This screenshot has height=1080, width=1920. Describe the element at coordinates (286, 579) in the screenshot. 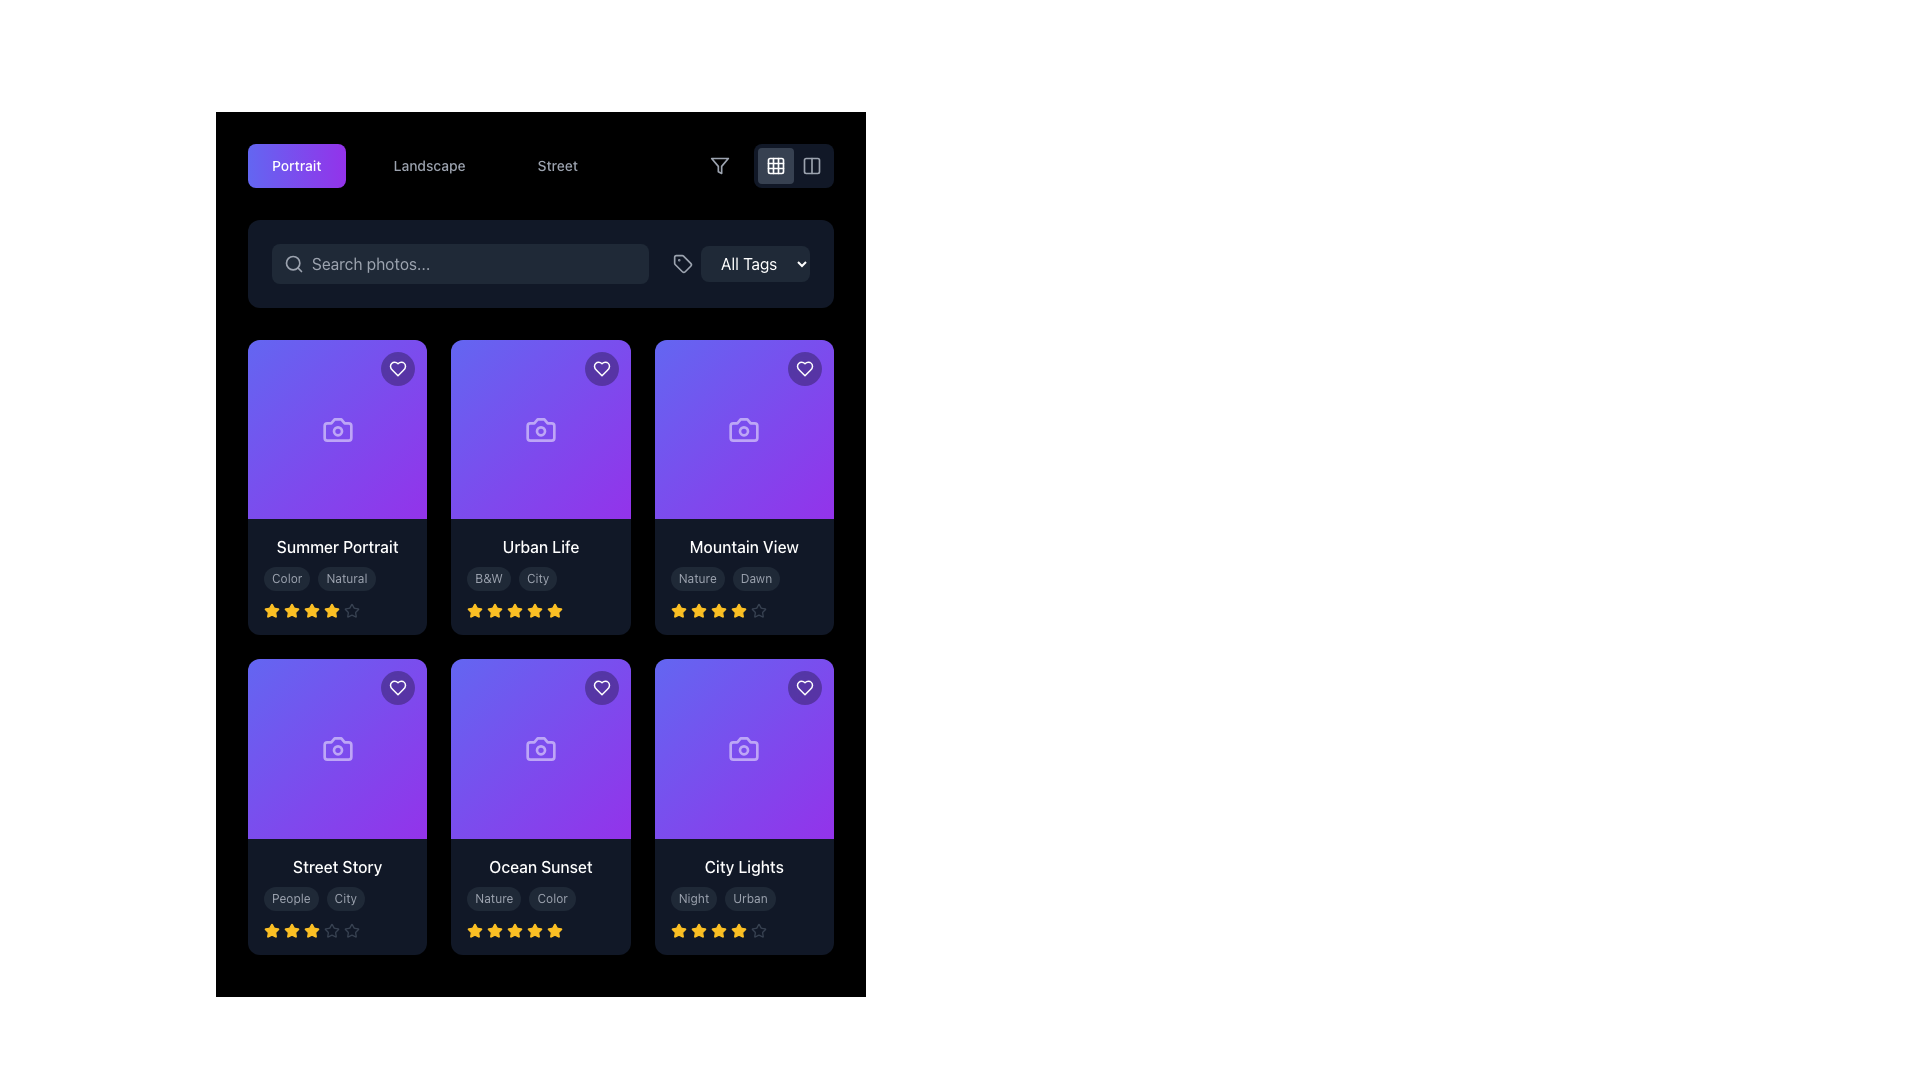

I see `the static text label that reads 'Color,' which has a dark gray background and light gray rounded border, located below the title 'Summer Portrait' in the top-left card of the grid layout` at that location.